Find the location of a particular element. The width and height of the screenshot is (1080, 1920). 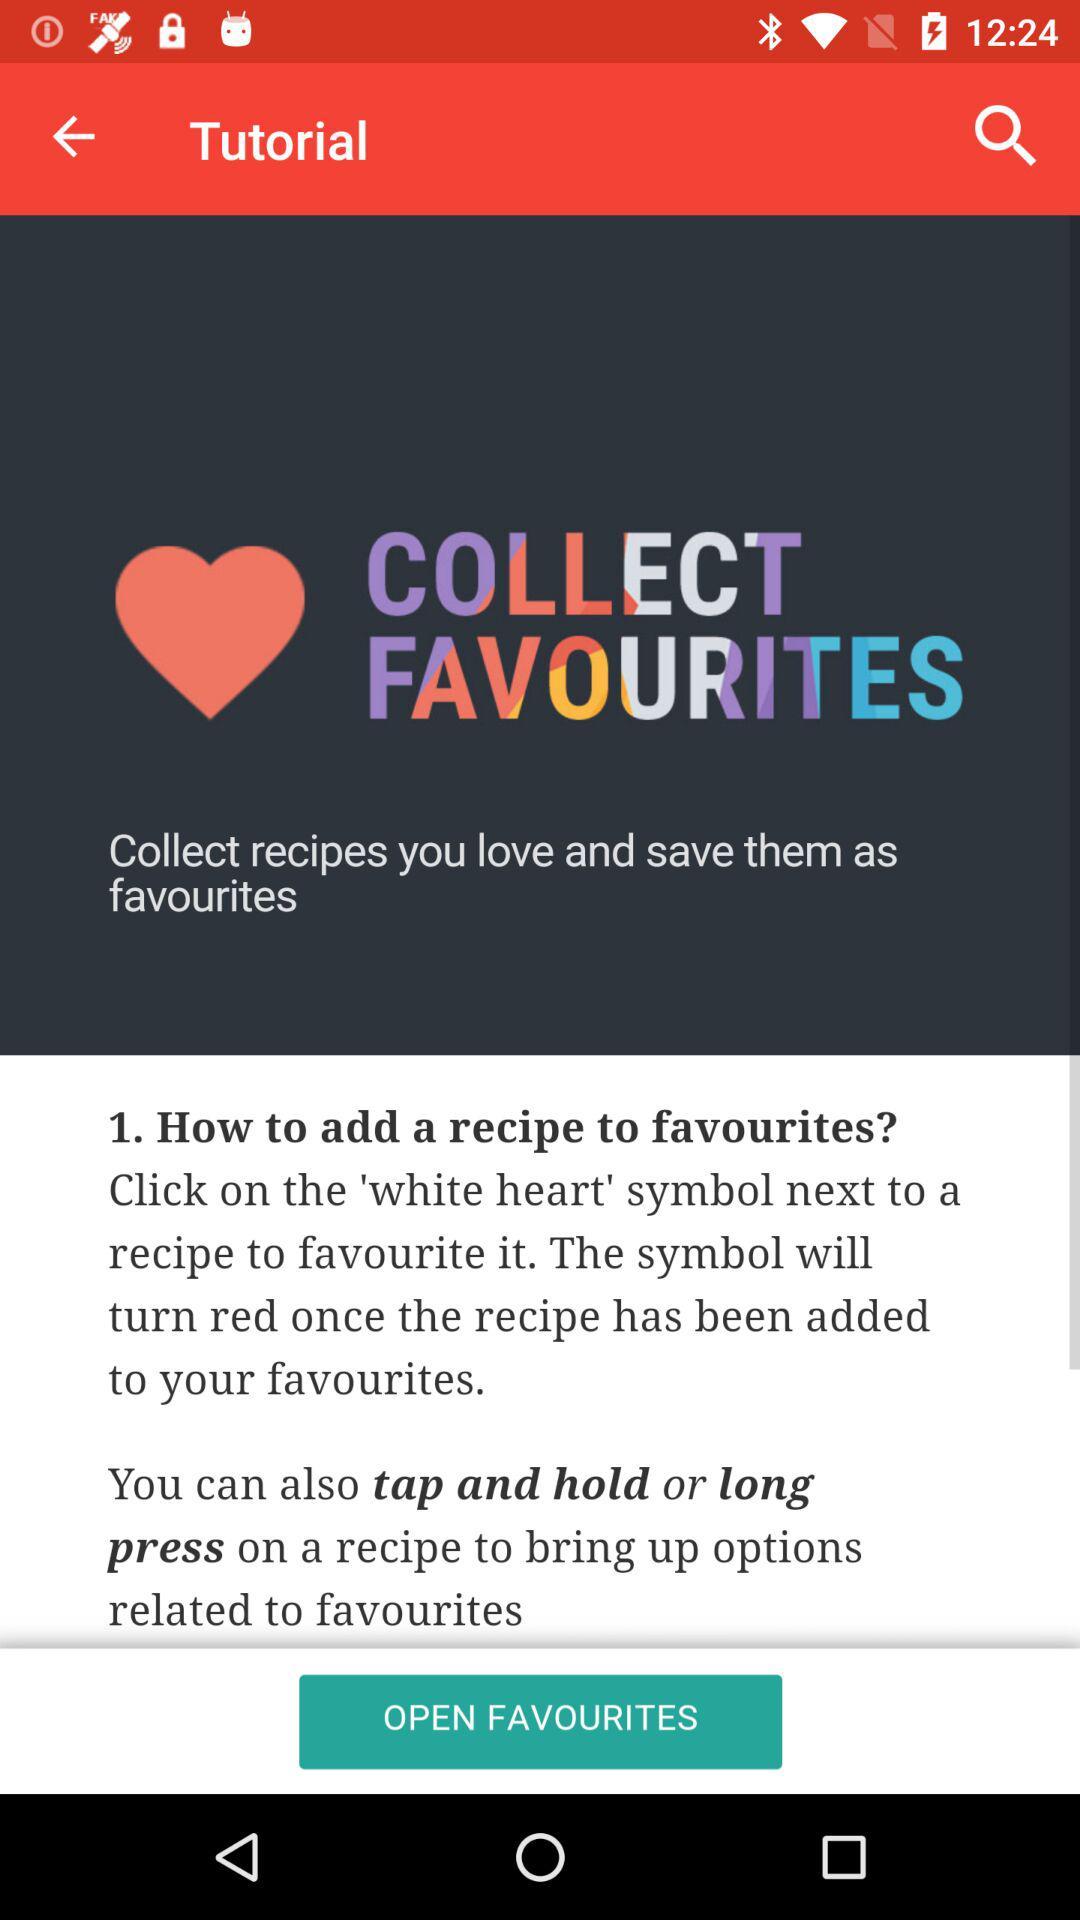

open app is located at coordinates (540, 1004).